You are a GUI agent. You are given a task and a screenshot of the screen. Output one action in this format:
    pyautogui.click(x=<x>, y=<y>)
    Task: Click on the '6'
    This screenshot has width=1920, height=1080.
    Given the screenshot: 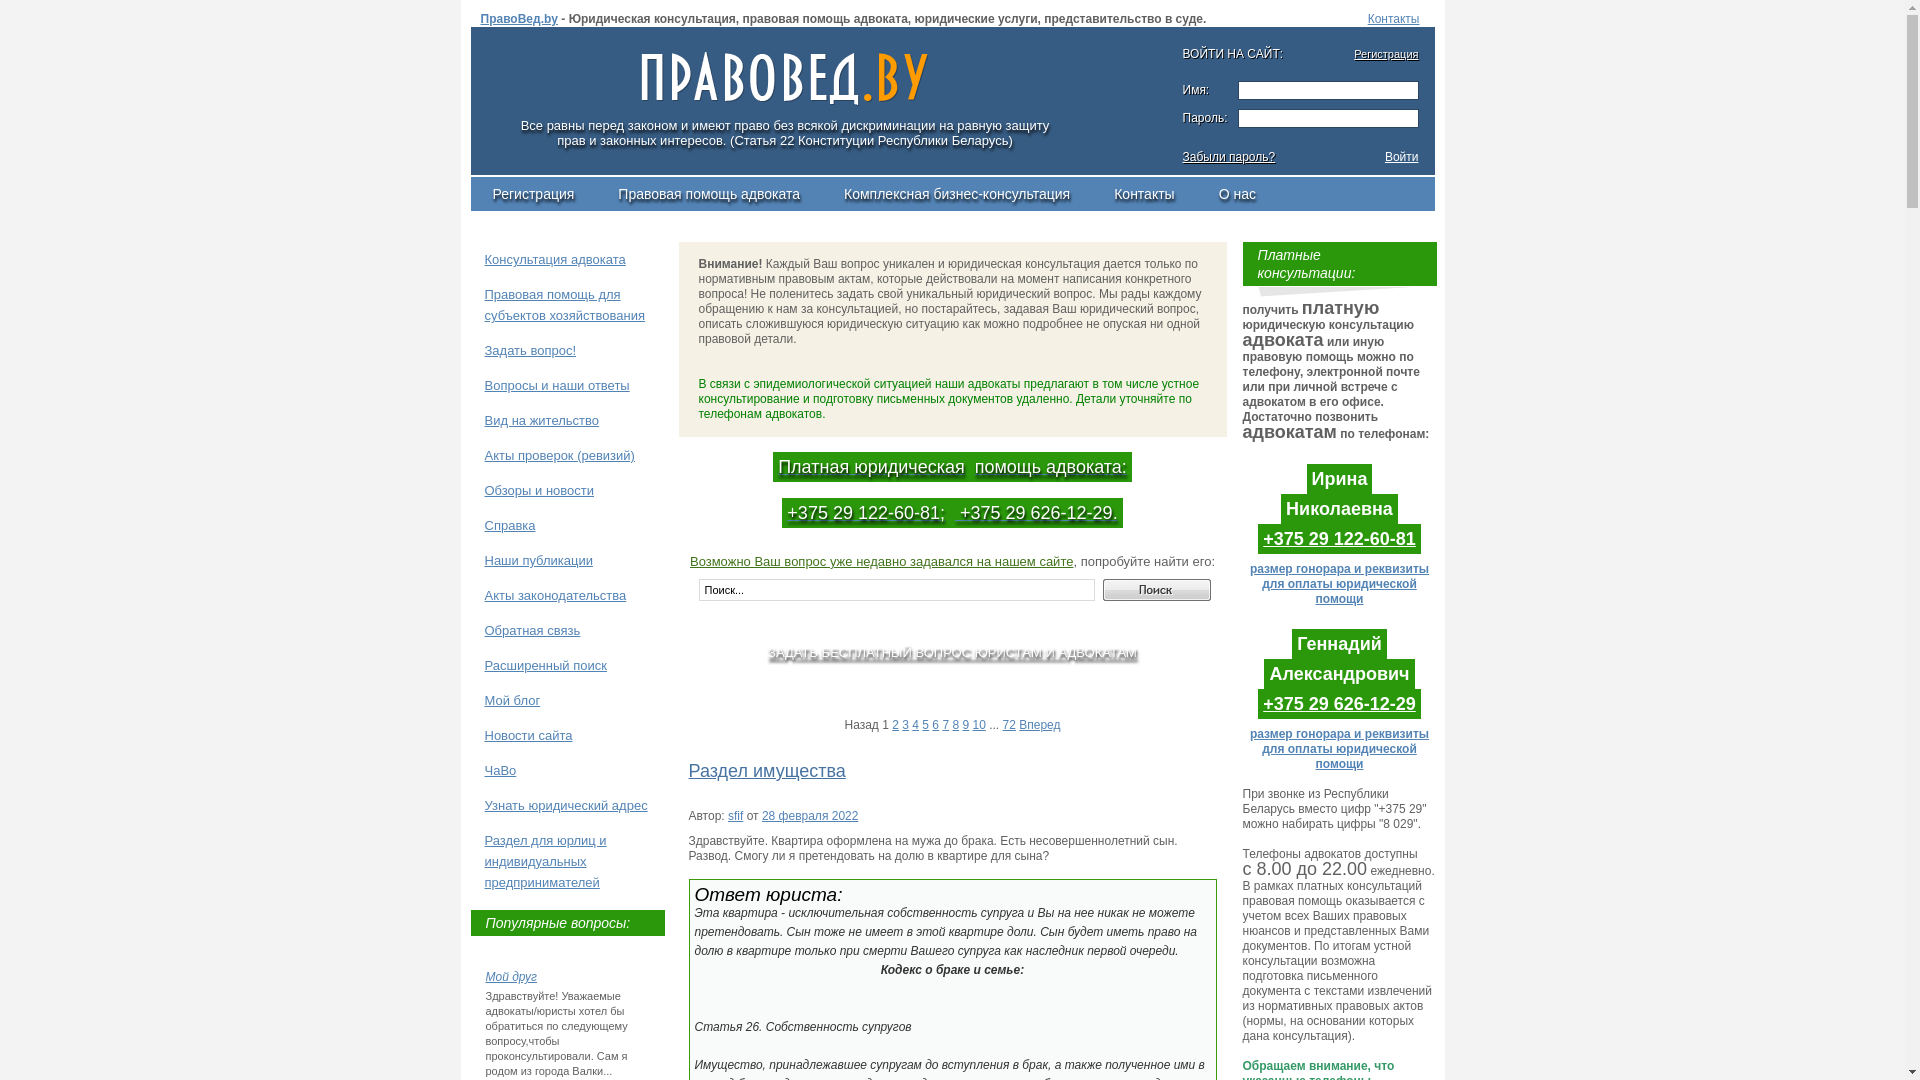 What is the action you would take?
    pyautogui.click(x=934, y=725)
    